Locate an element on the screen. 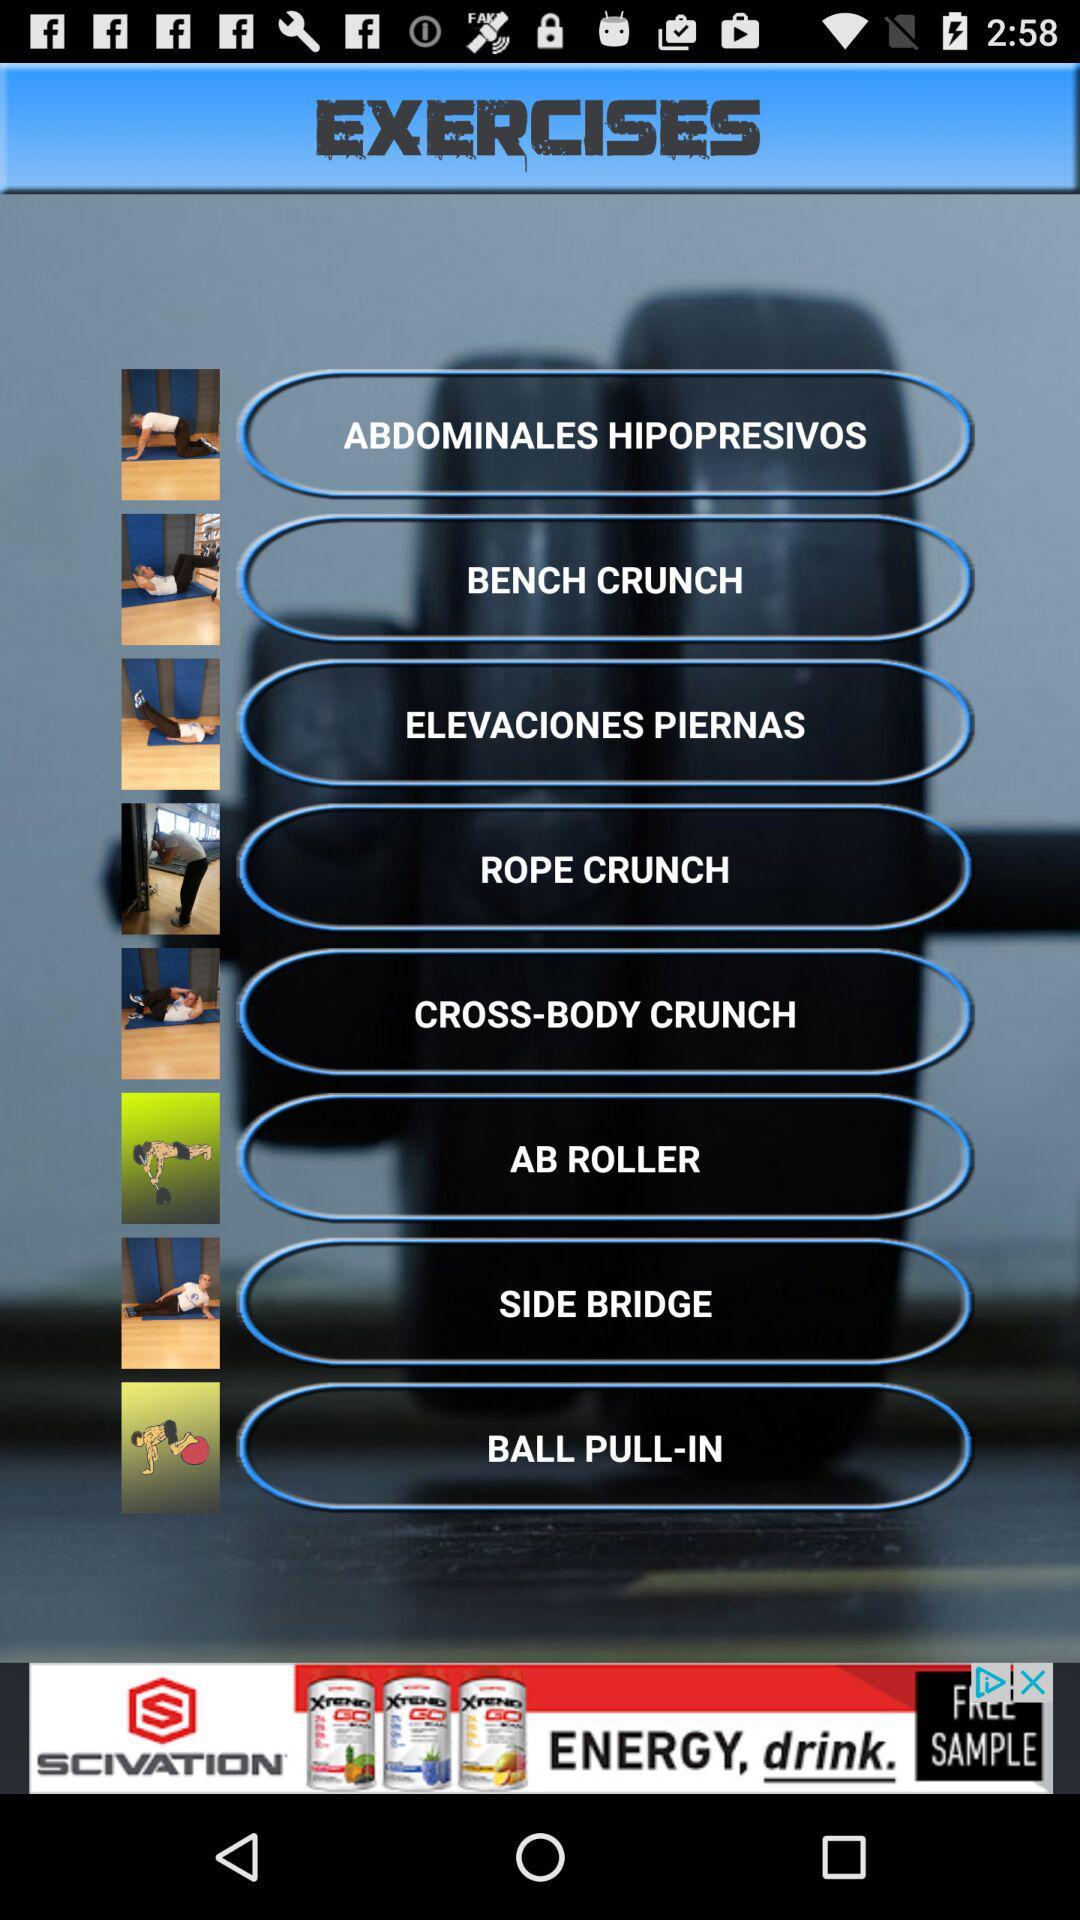 Image resolution: width=1080 pixels, height=1920 pixels. click advertisement is located at coordinates (540, 1727).